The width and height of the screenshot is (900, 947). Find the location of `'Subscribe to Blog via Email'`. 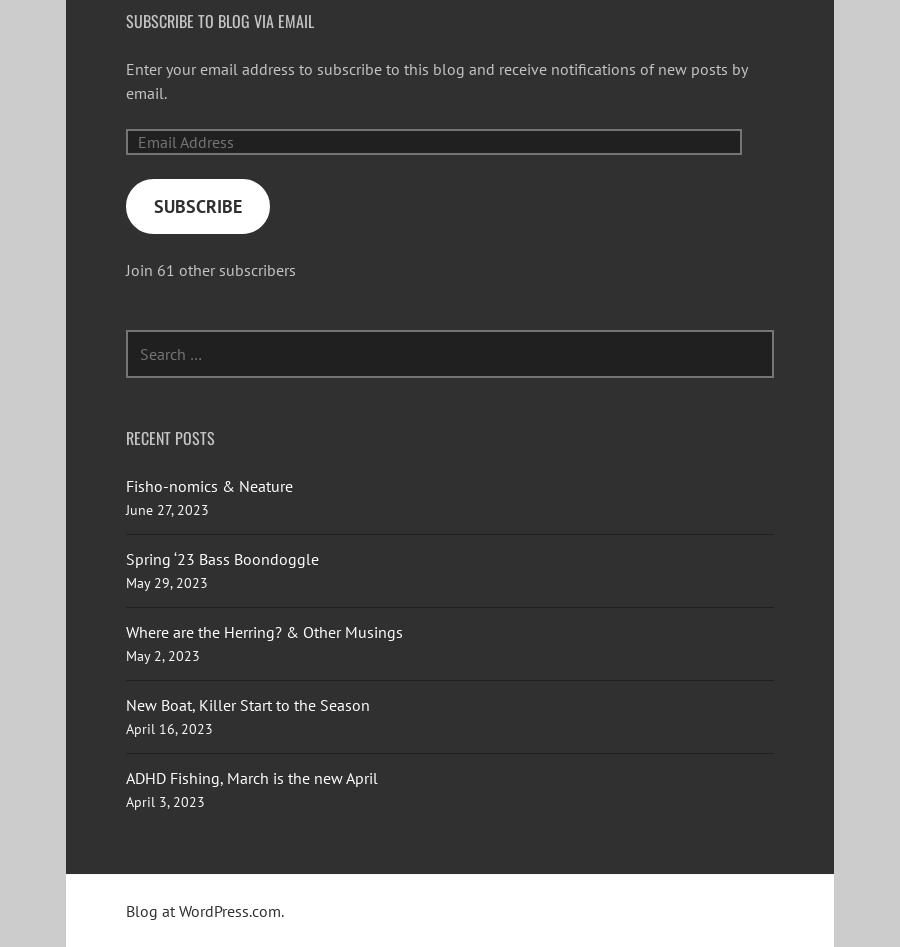

'Subscribe to Blog via Email' is located at coordinates (219, 21).